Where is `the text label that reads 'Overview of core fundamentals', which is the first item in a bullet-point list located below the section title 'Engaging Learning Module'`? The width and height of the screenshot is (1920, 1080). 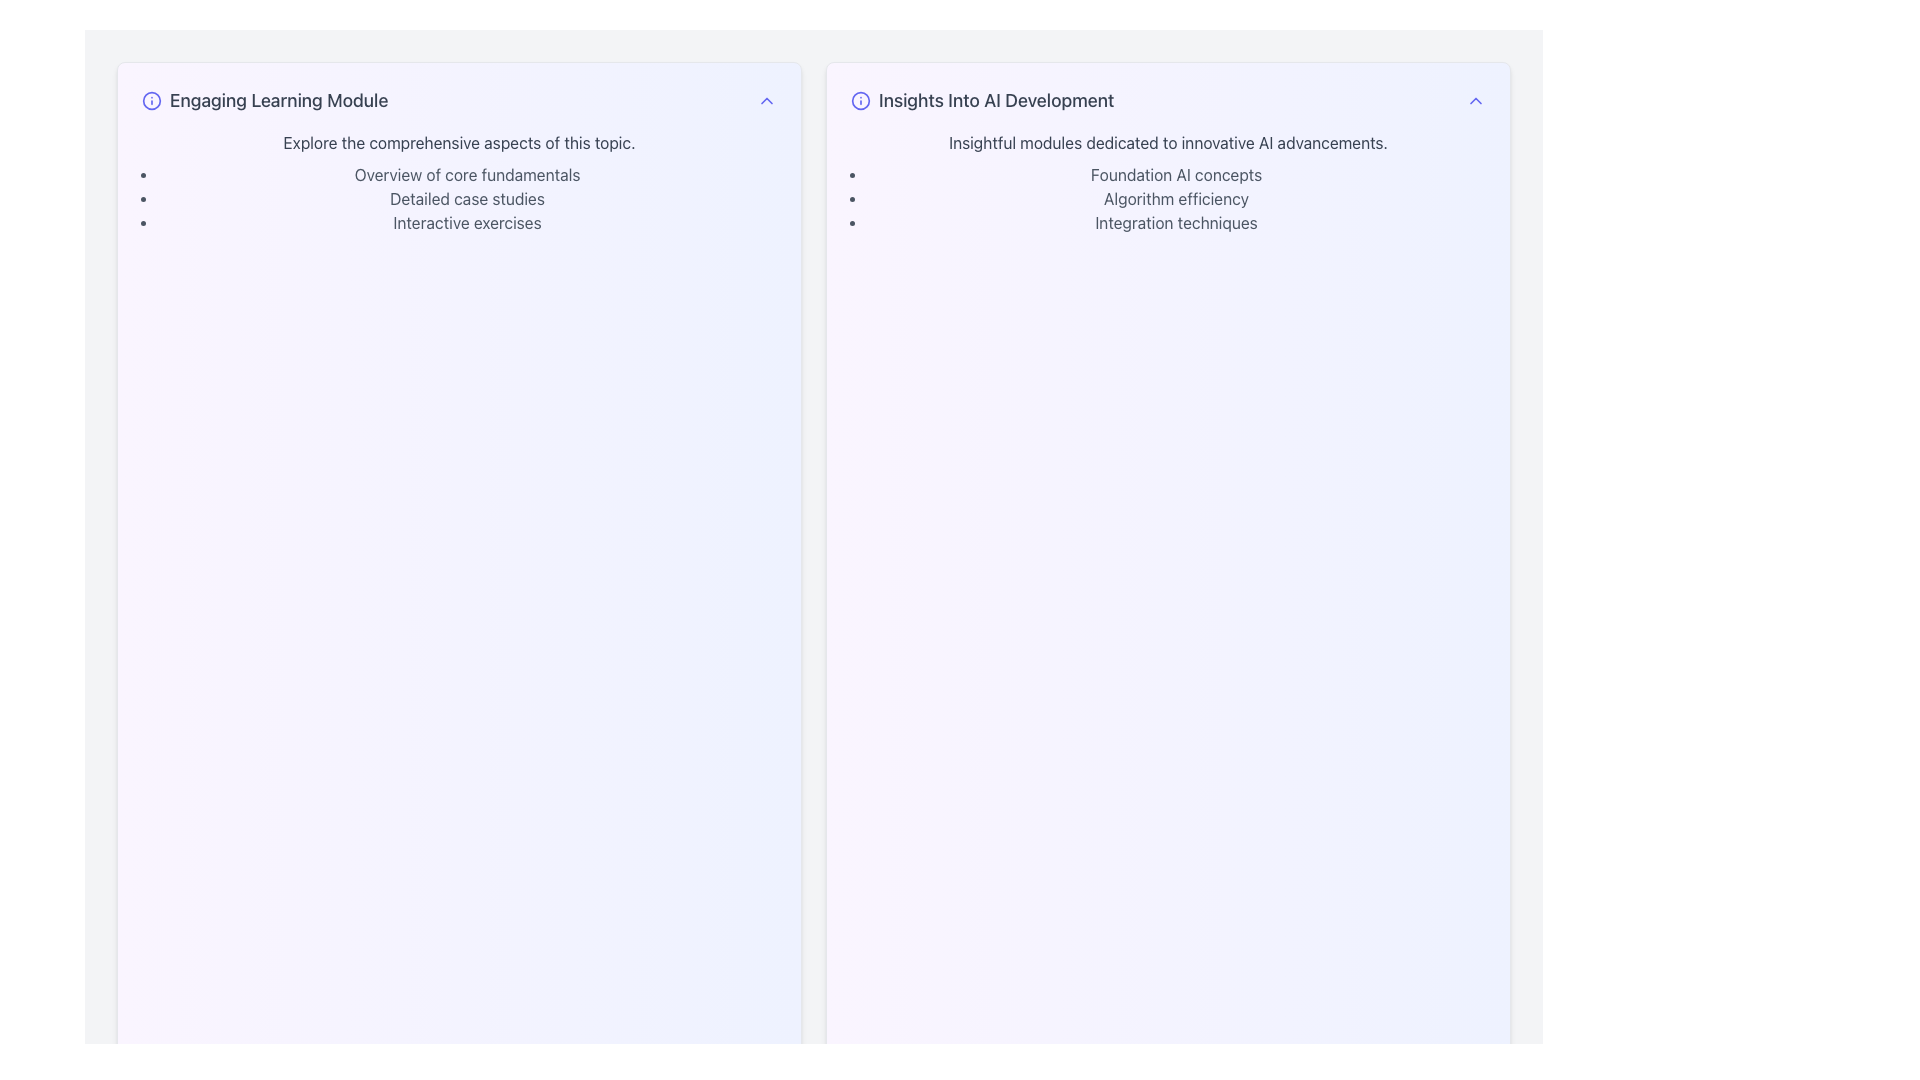 the text label that reads 'Overview of core fundamentals', which is the first item in a bullet-point list located below the section title 'Engaging Learning Module' is located at coordinates (466, 173).